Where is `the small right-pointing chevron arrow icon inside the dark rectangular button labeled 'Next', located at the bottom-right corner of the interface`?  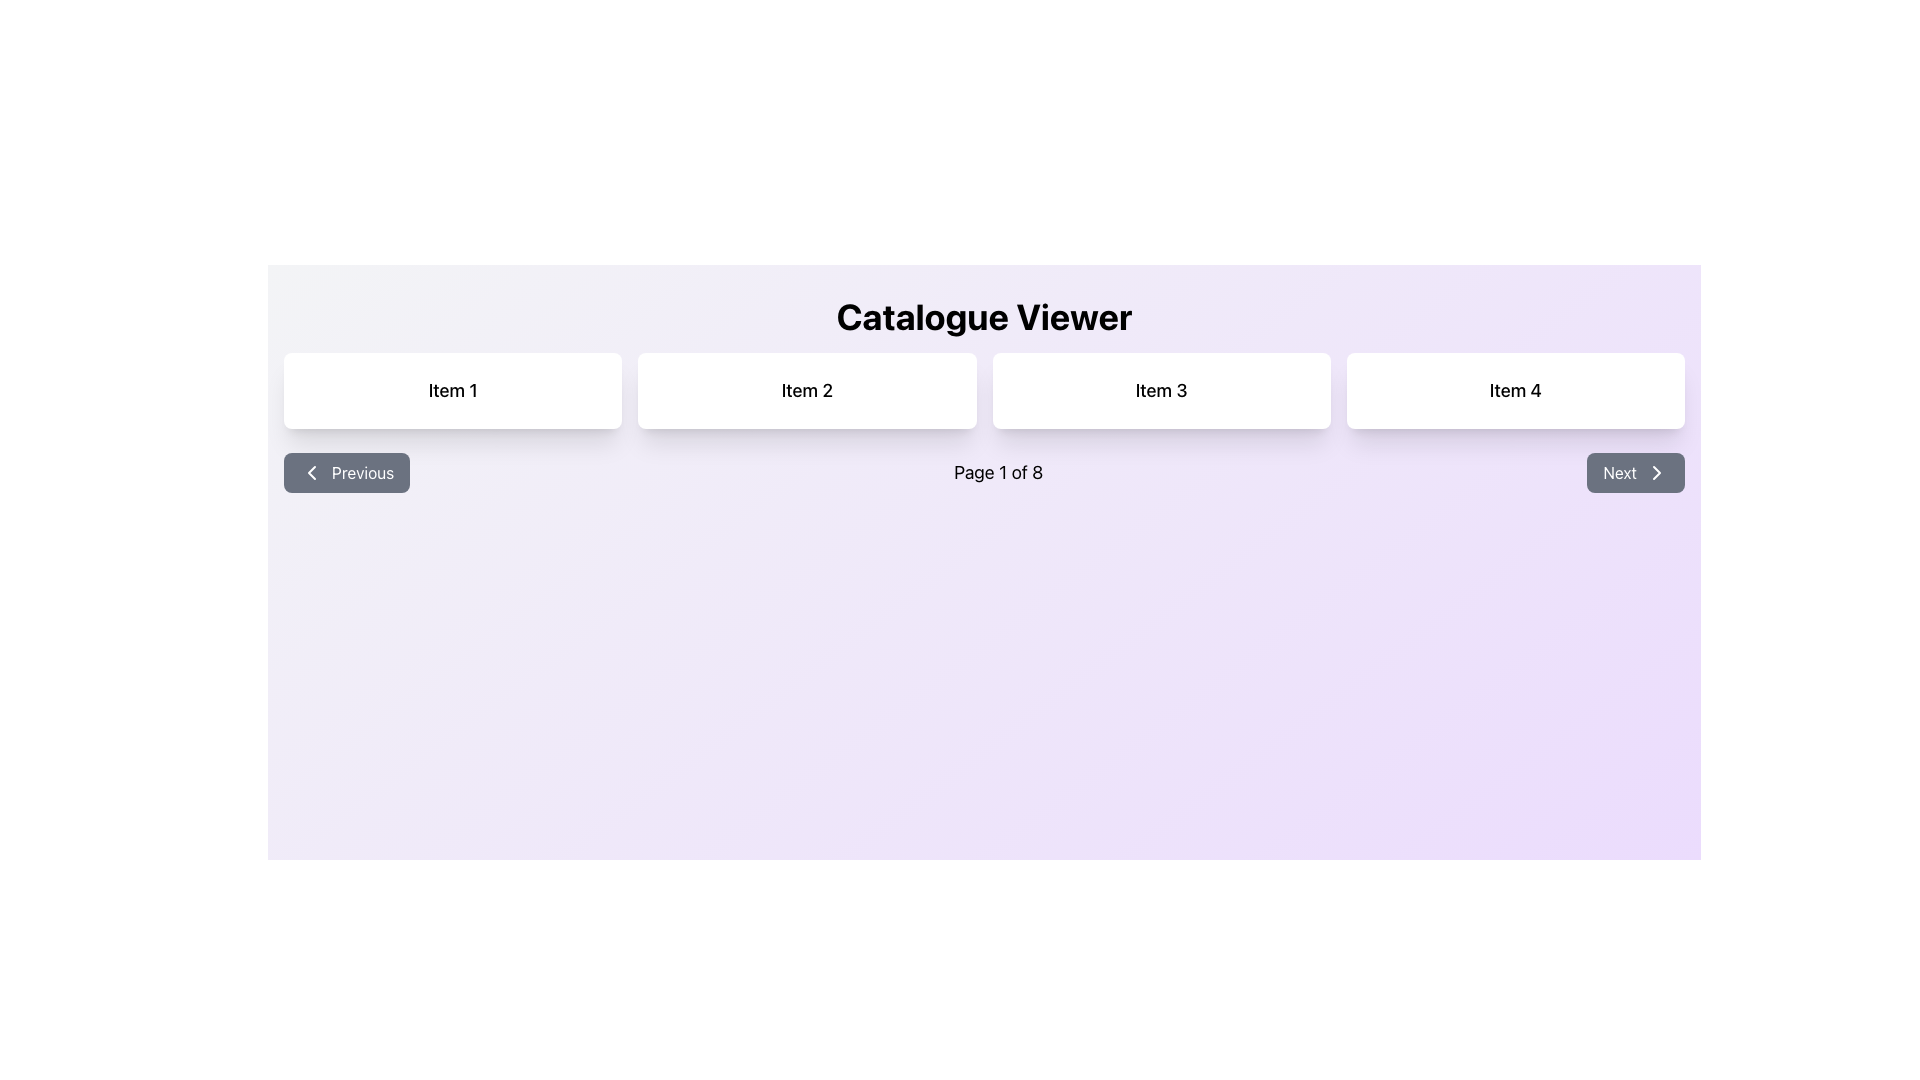 the small right-pointing chevron arrow icon inside the dark rectangular button labeled 'Next', located at the bottom-right corner of the interface is located at coordinates (1656, 473).